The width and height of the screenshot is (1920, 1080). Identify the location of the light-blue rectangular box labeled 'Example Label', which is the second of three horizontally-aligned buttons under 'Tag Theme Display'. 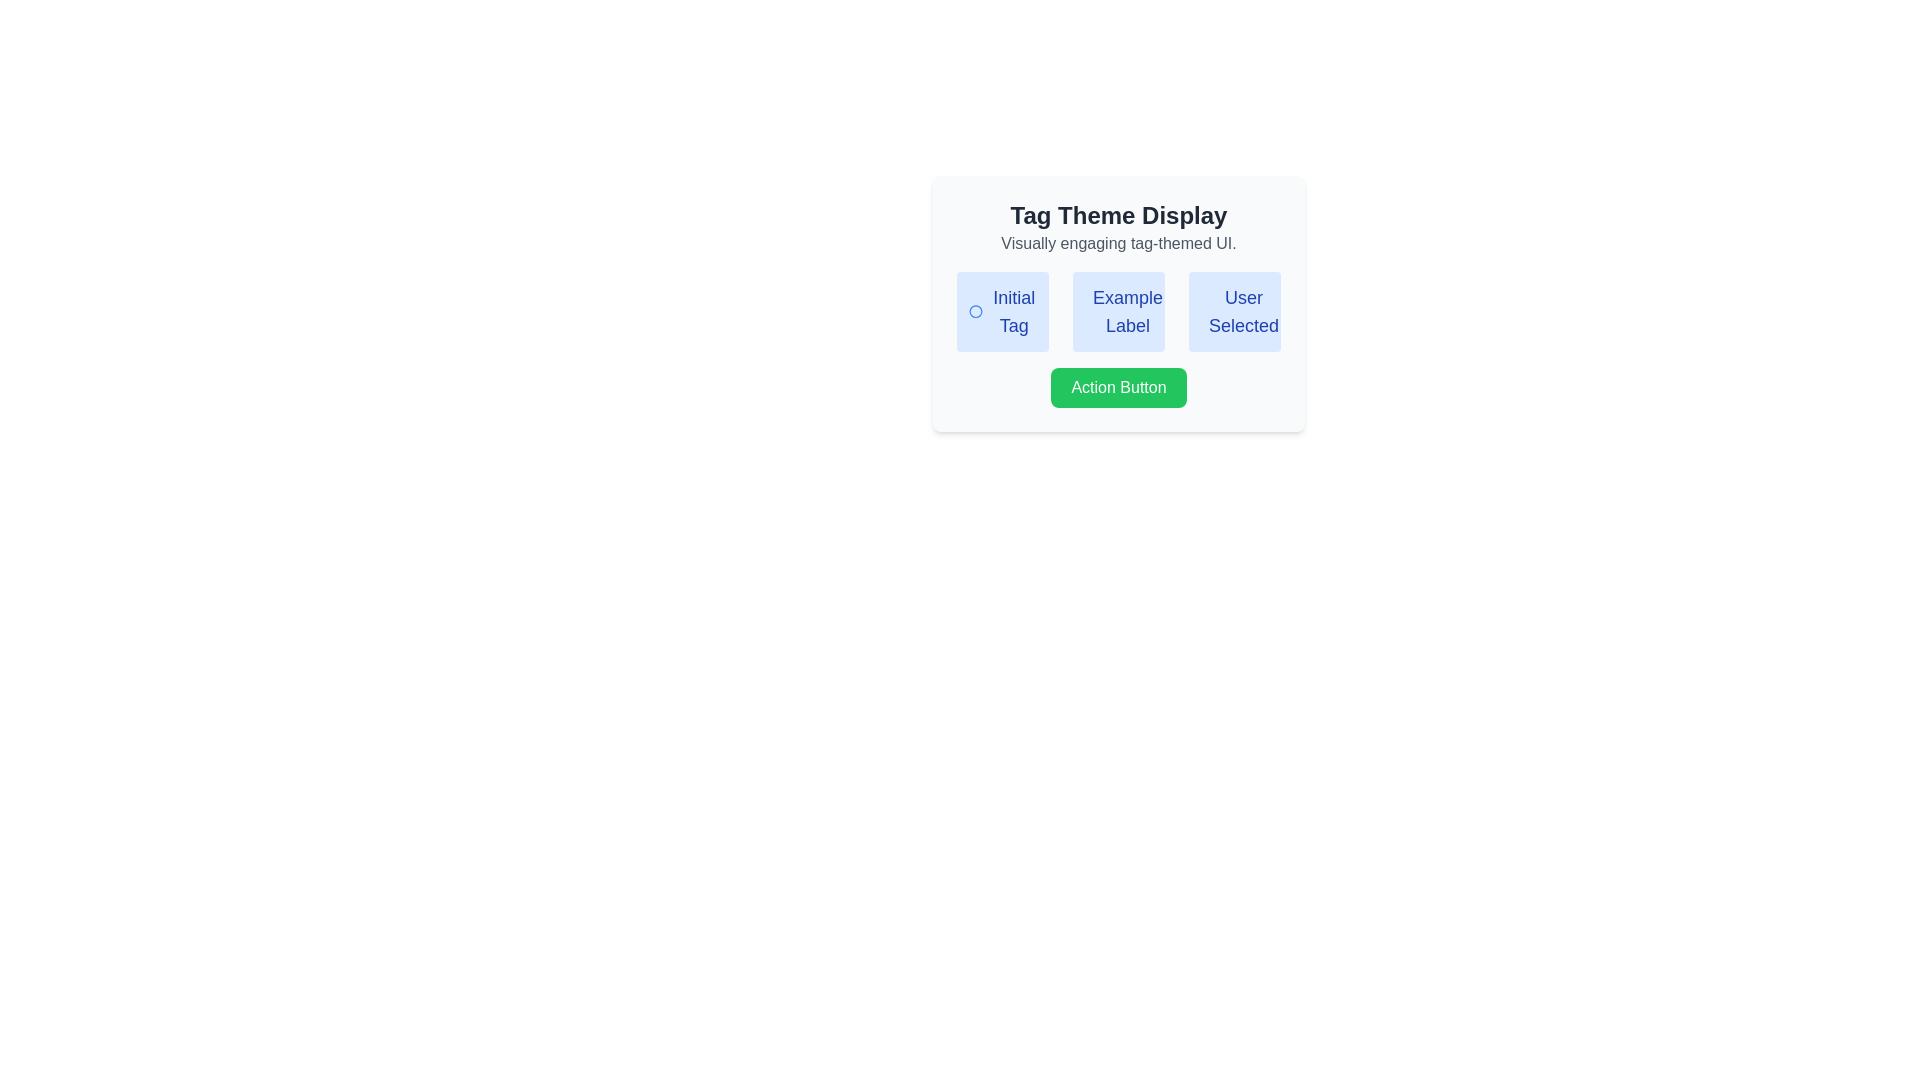
(1117, 312).